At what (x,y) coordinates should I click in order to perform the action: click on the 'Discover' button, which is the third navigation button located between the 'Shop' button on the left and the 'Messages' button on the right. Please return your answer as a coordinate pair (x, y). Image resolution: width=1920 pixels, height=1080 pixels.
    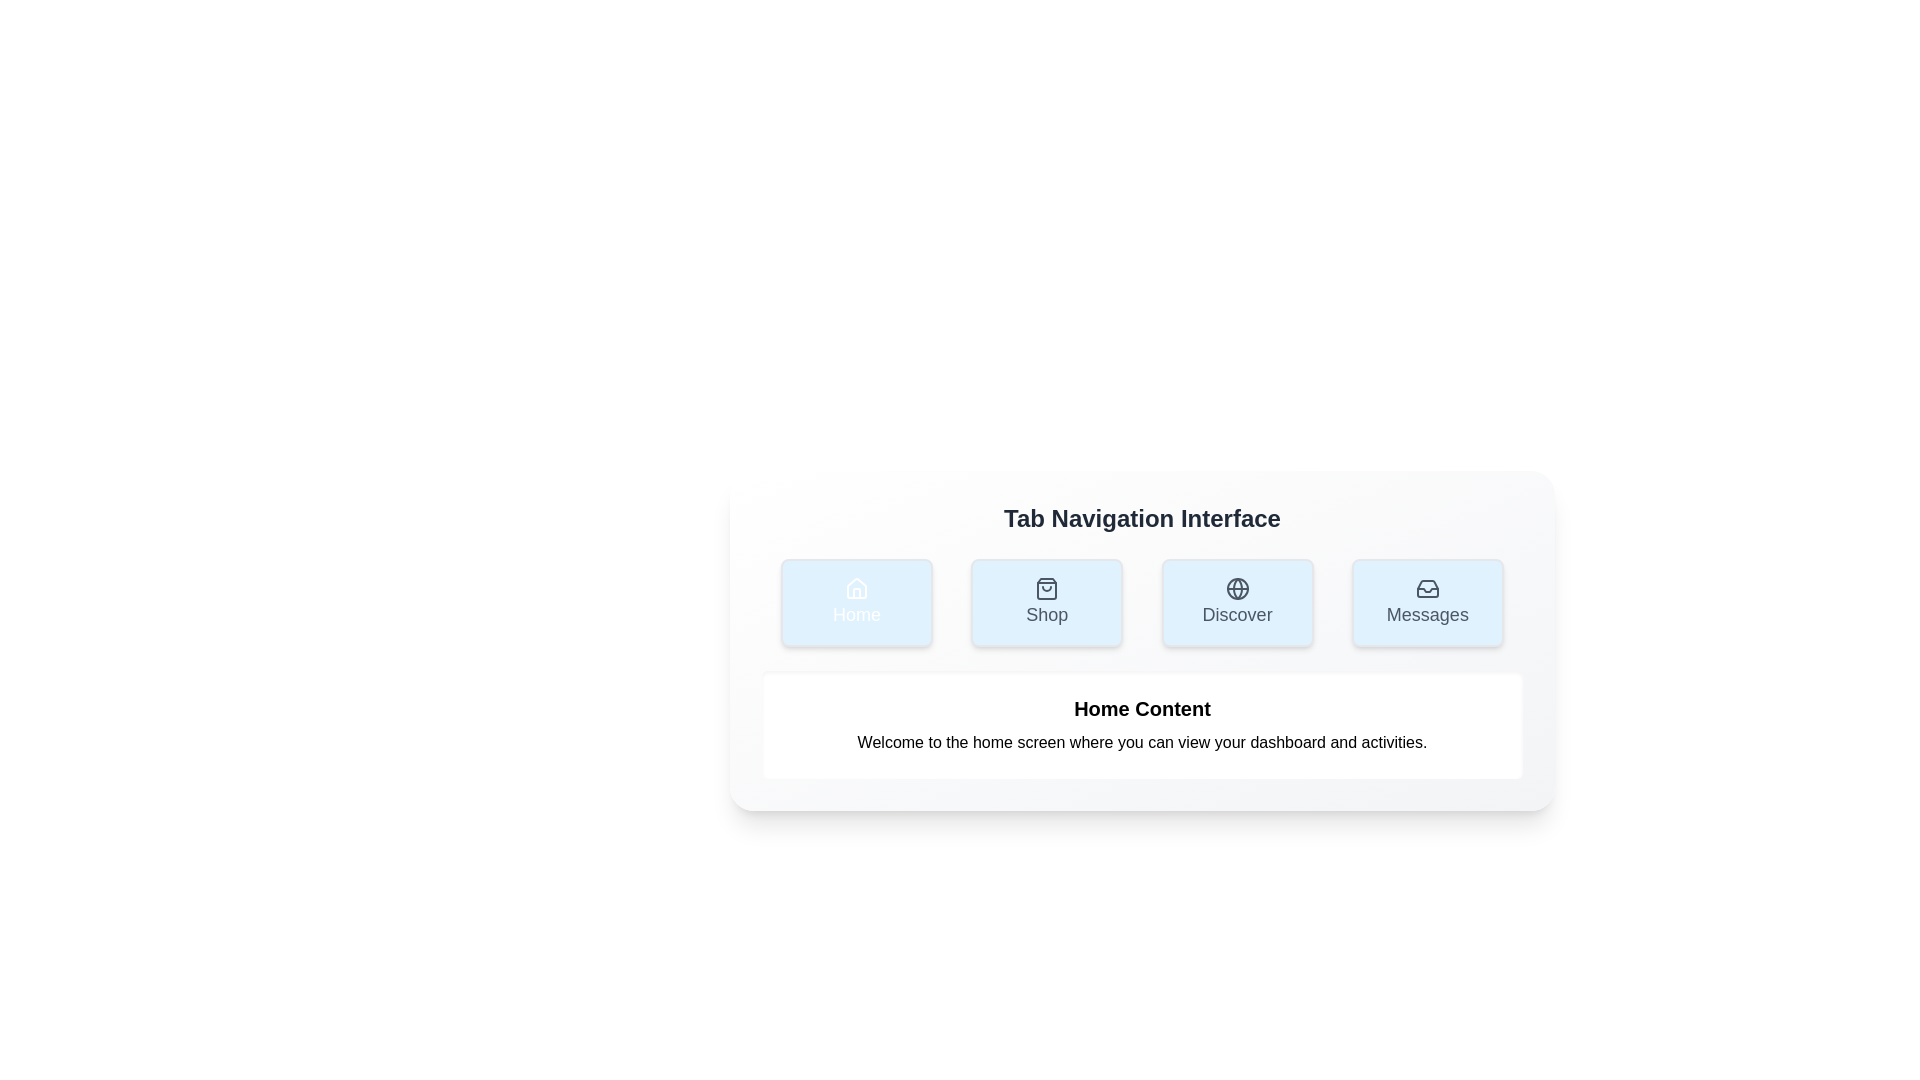
    Looking at the image, I should click on (1236, 601).